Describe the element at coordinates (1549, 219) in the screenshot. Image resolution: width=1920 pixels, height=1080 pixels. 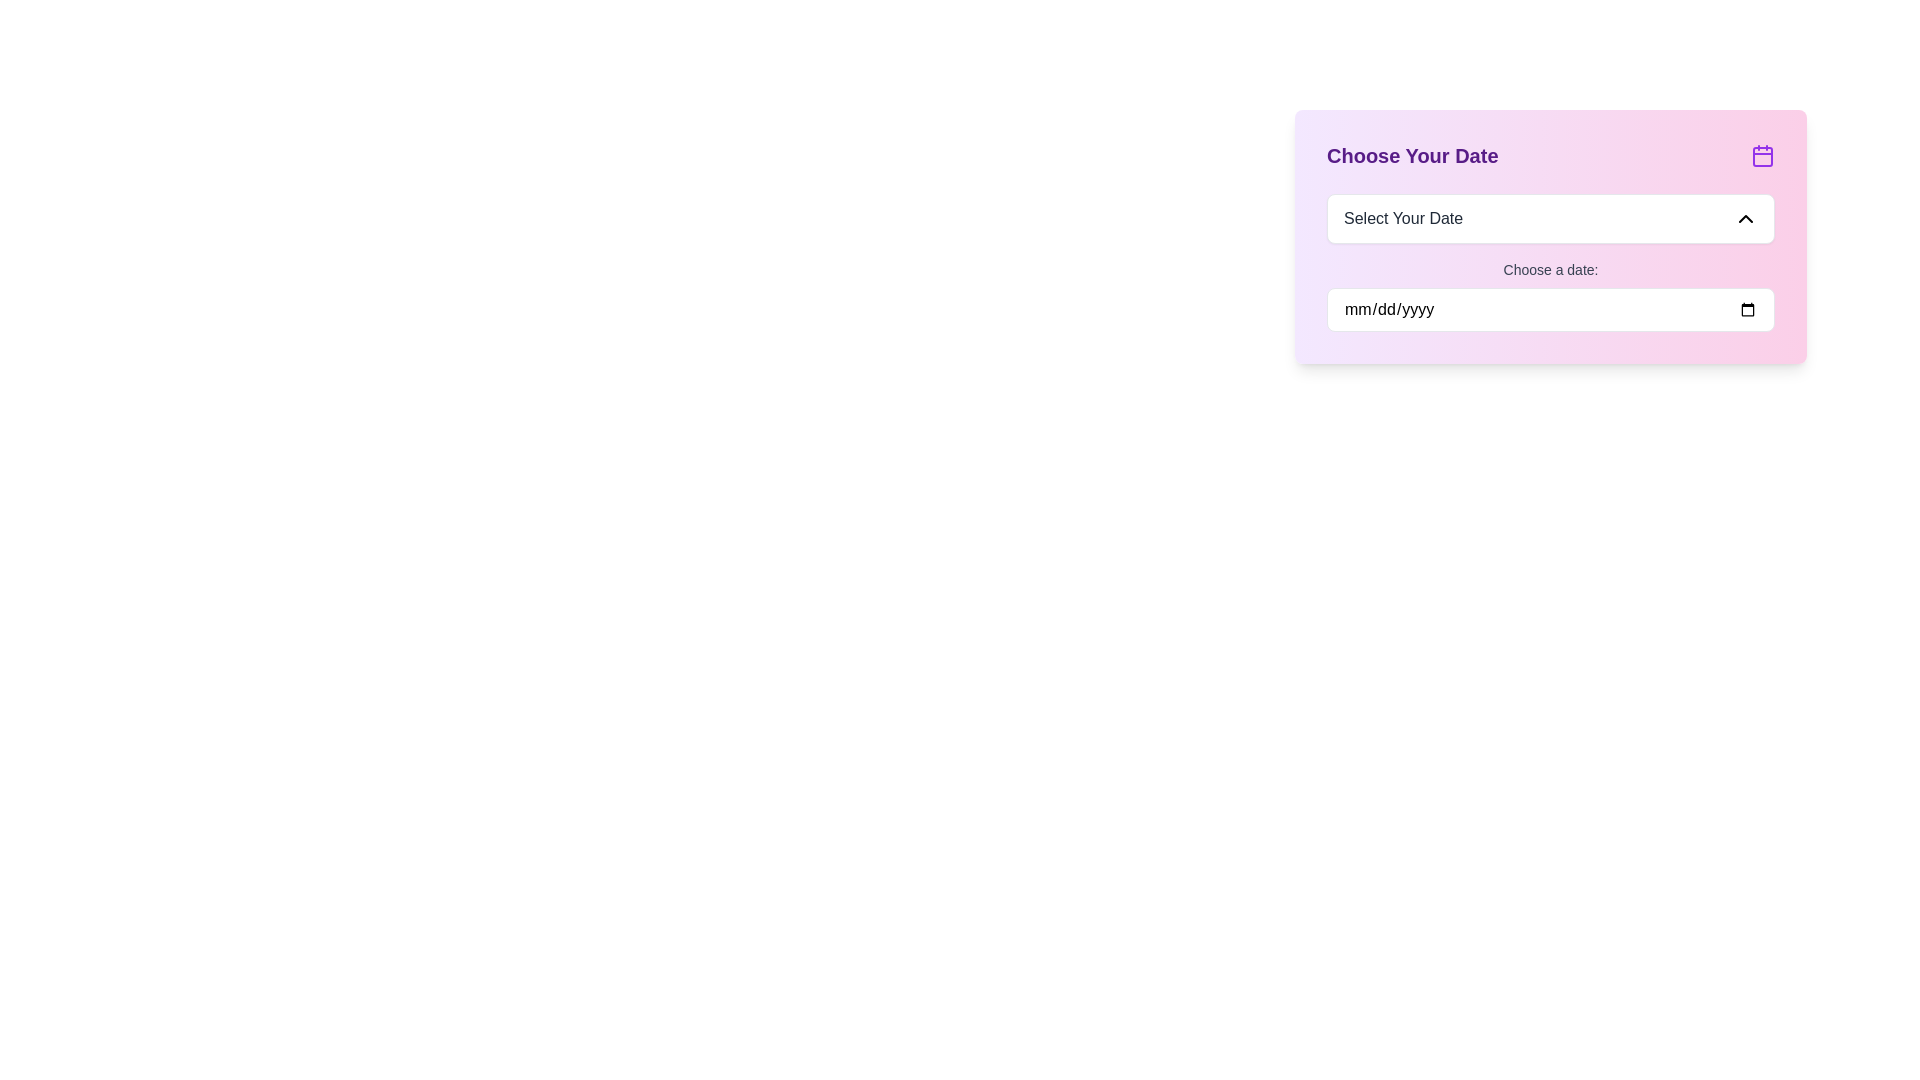
I see `the dropdown menu for date selection located beneath the title 'Choose Your Date' within a card-like structure` at that location.